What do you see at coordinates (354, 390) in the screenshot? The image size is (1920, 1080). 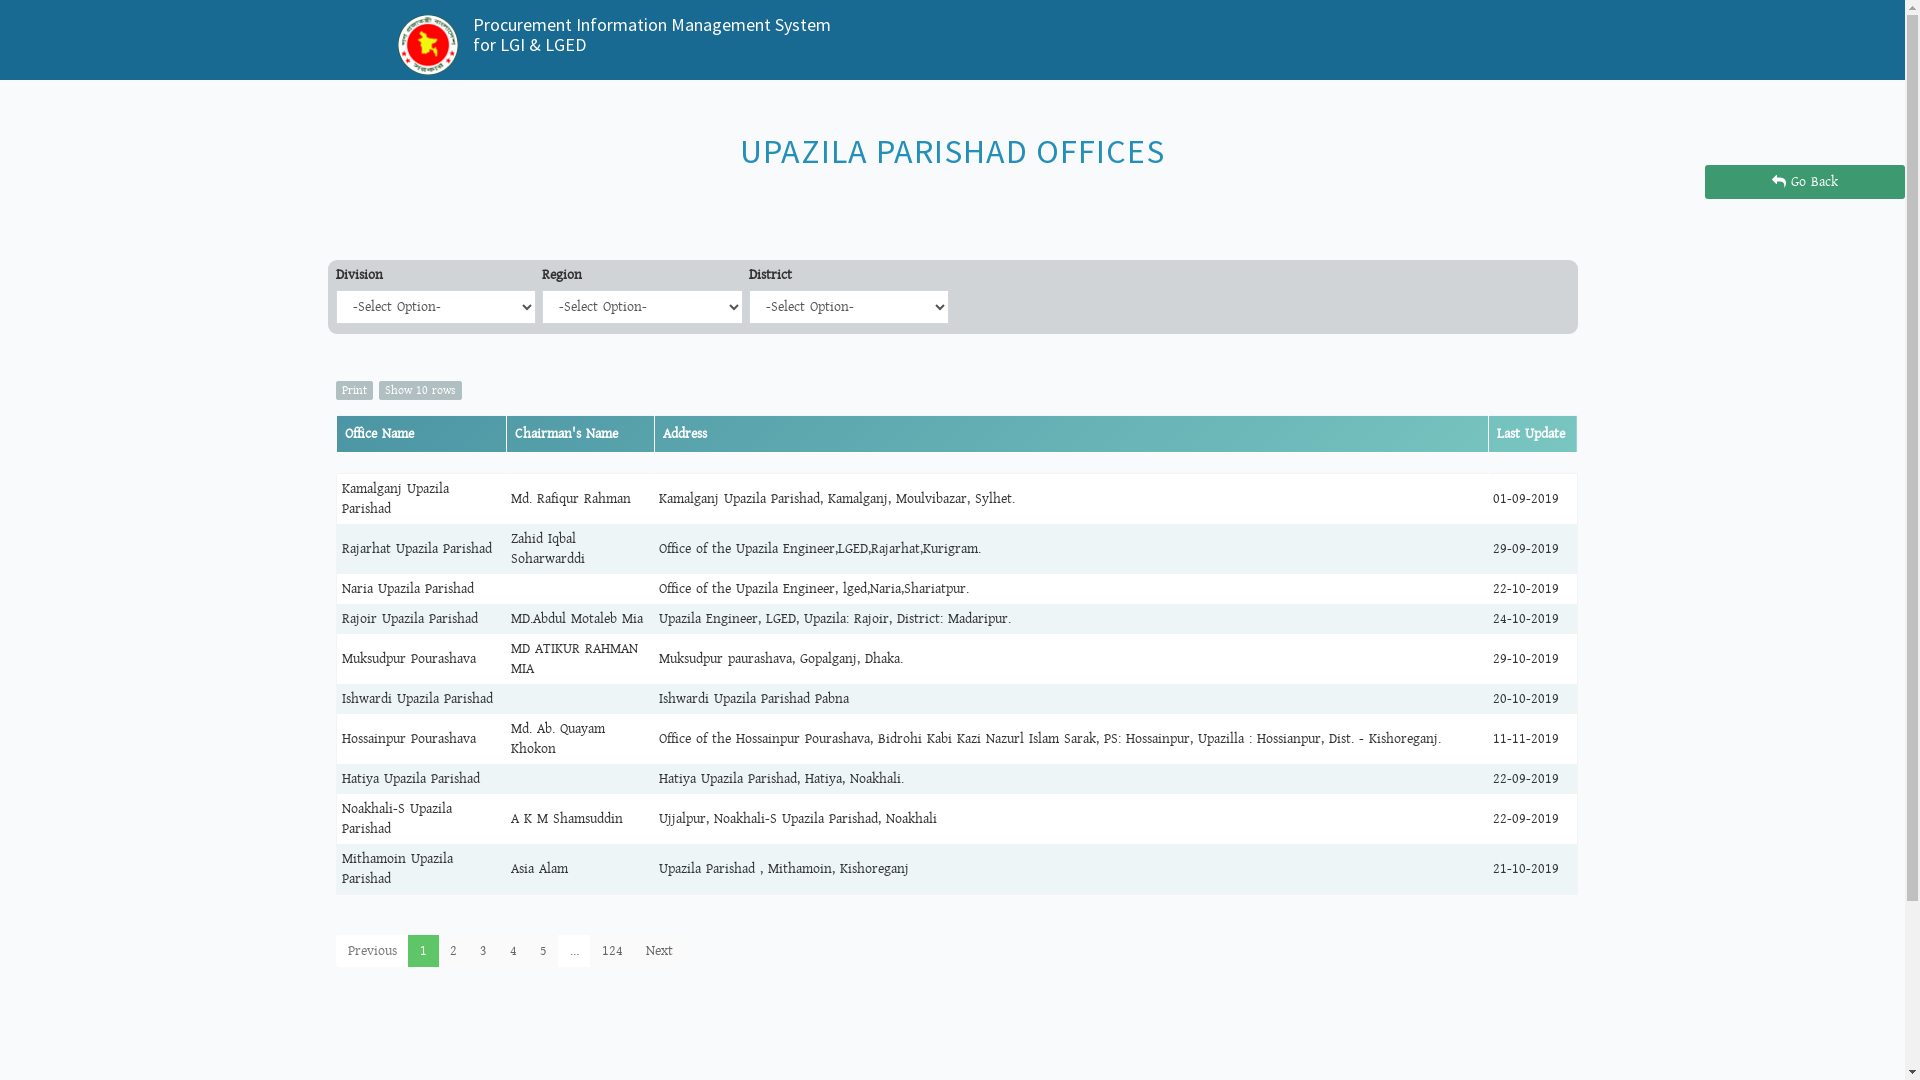 I see `'Print'` at bounding box center [354, 390].